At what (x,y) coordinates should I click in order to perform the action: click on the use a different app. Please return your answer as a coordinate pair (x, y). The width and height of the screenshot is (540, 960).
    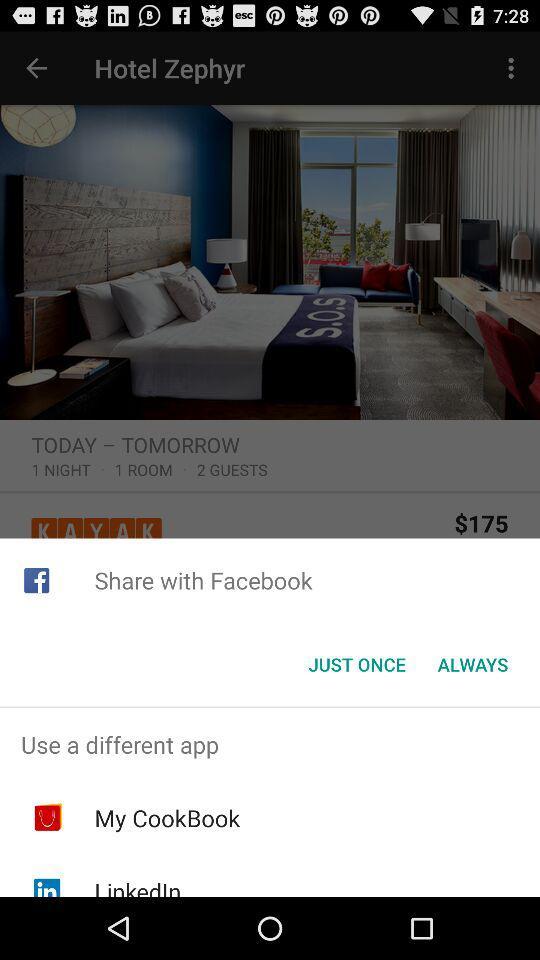
    Looking at the image, I should click on (270, 743).